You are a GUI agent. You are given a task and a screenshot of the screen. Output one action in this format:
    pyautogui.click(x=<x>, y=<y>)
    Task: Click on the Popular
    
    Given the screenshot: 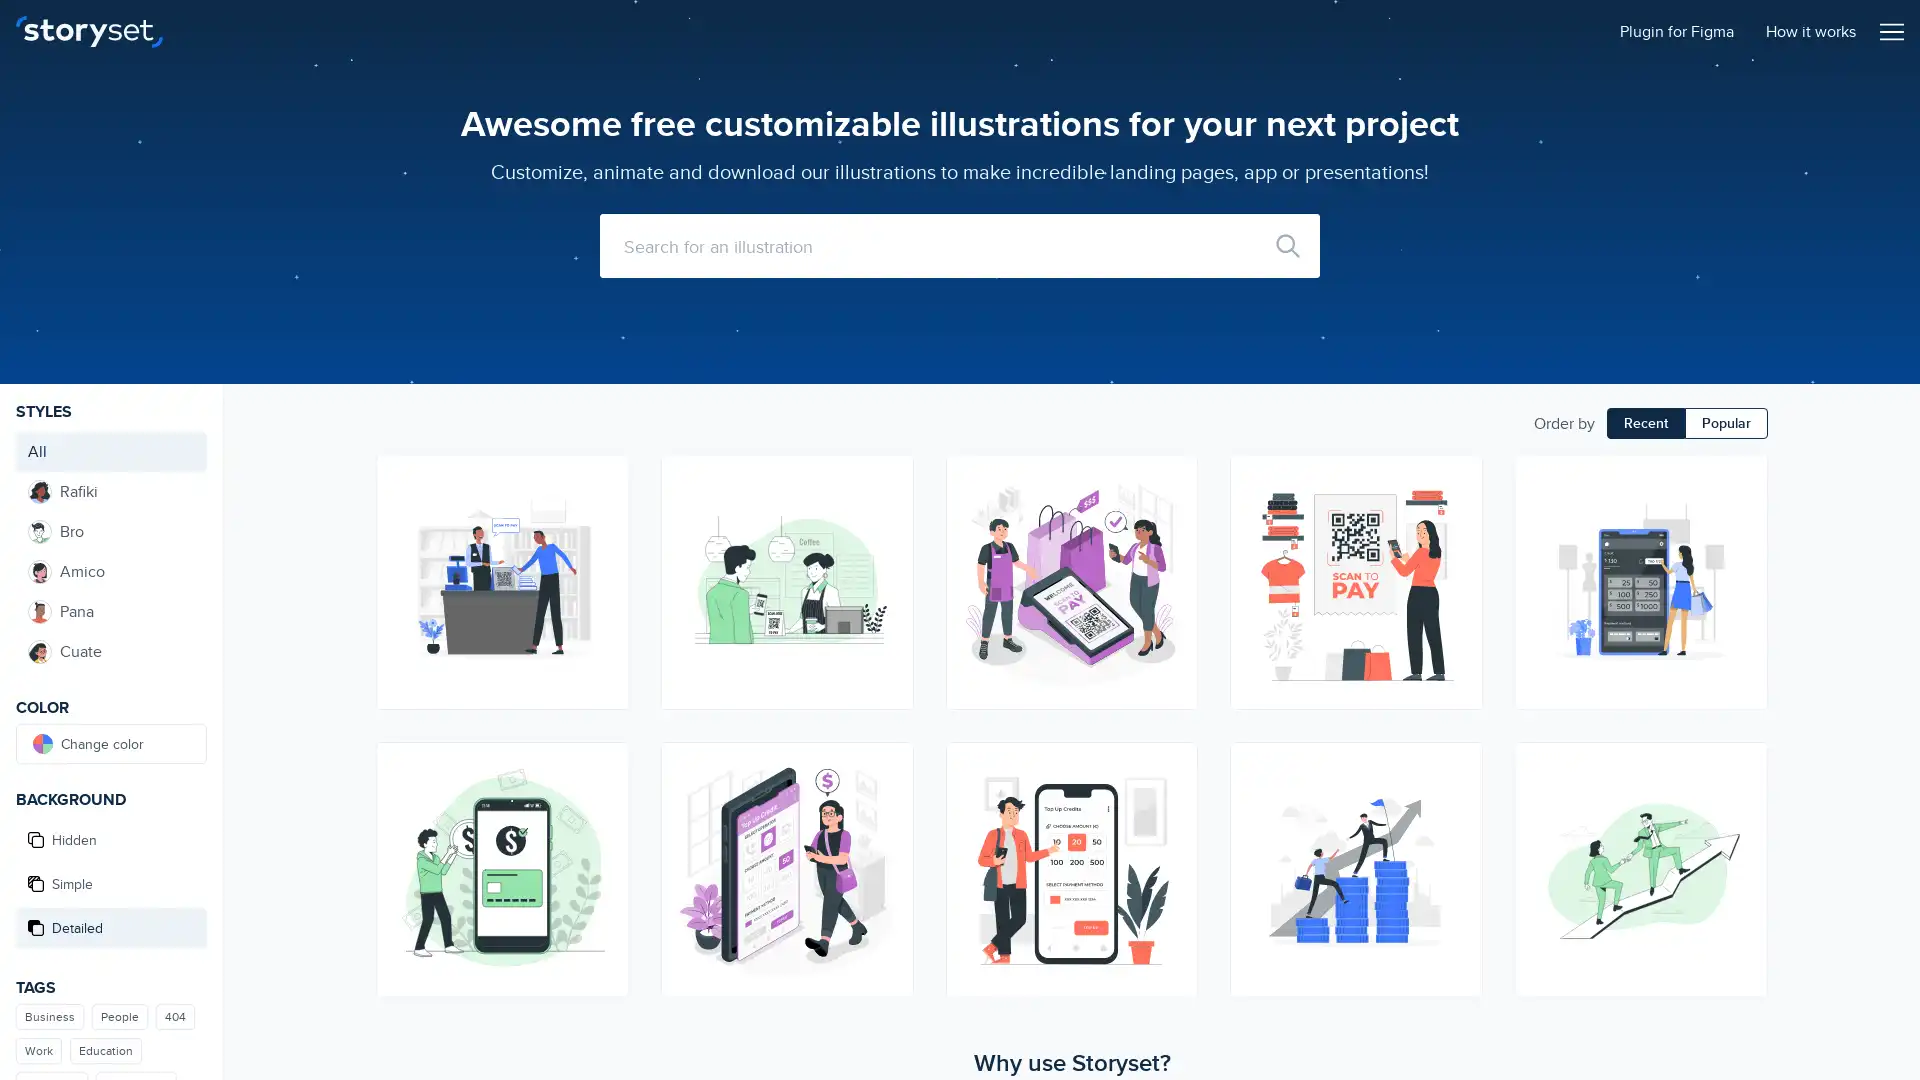 What is the action you would take?
    pyautogui.click(x=1725, y=422)
    